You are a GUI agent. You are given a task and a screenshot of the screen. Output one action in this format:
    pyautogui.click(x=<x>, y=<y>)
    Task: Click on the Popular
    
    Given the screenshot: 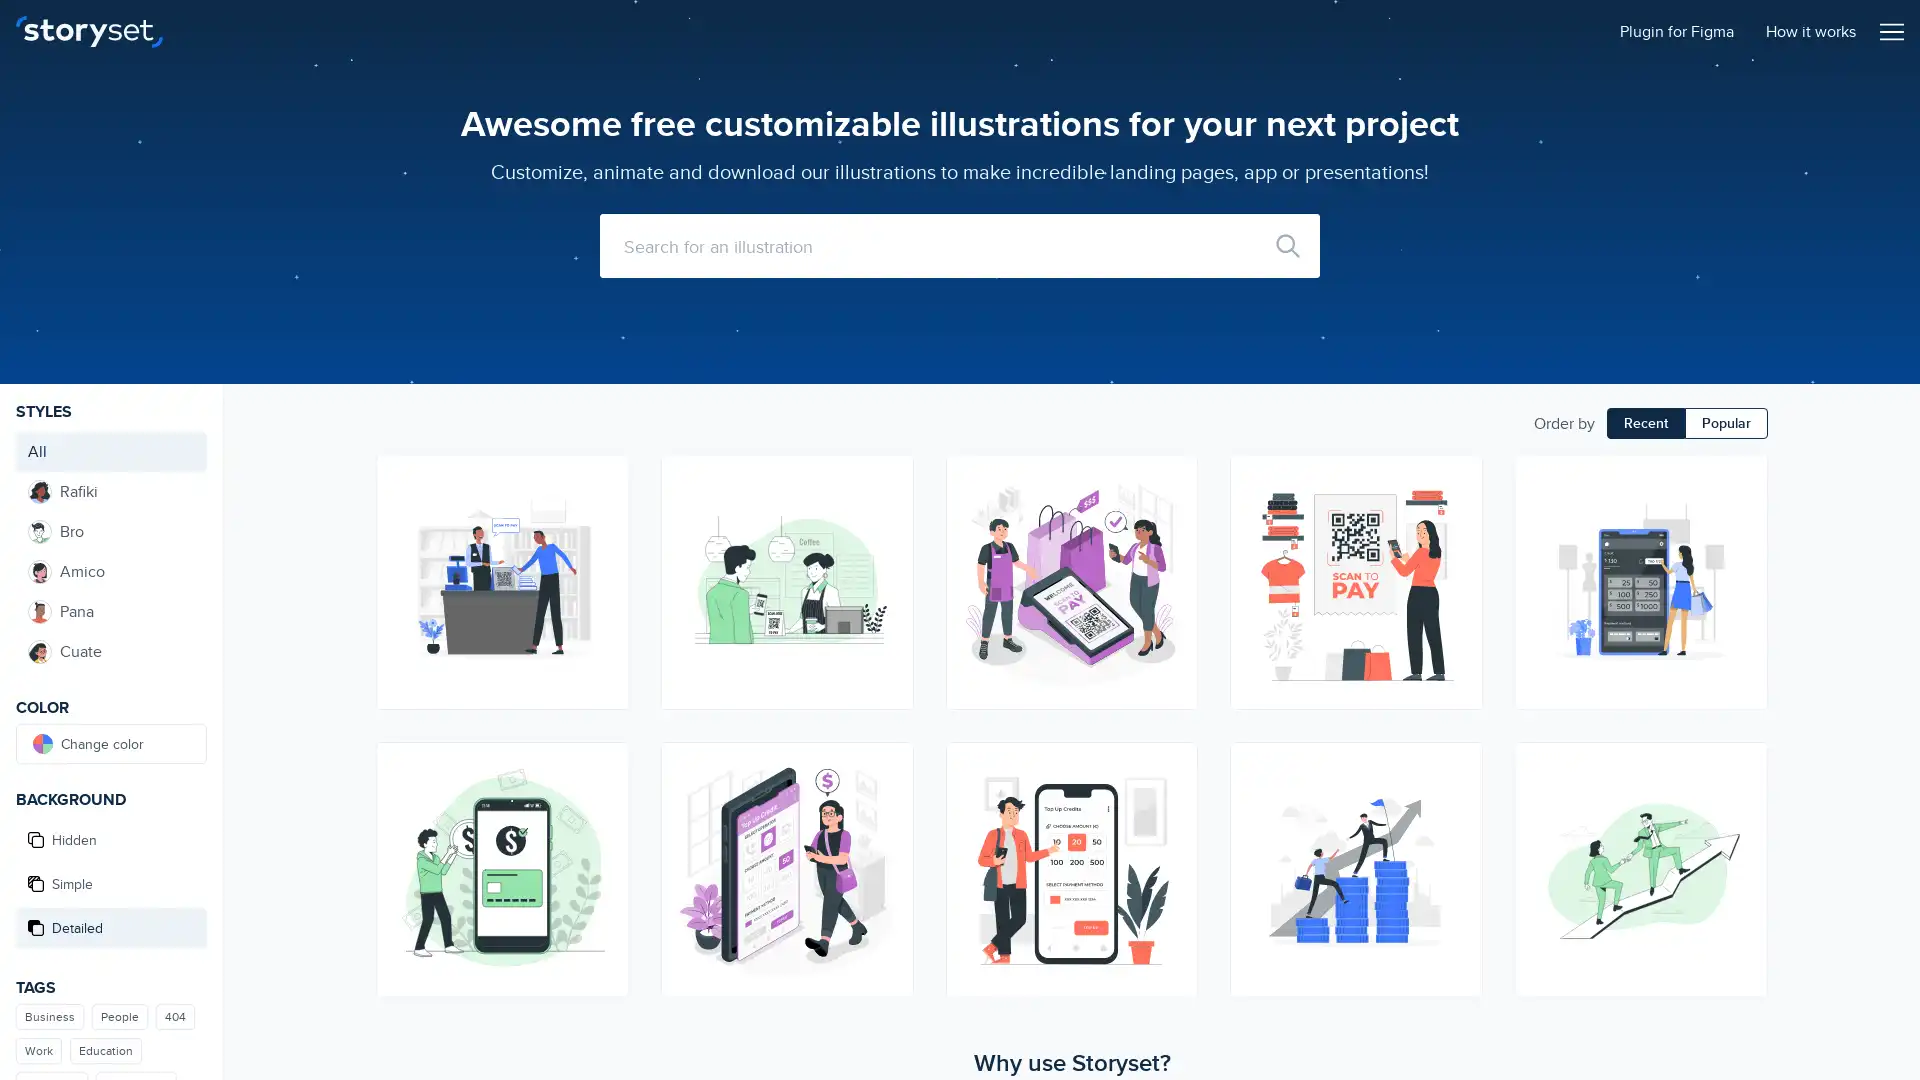 What is the action you would take?
    pyautogui.click(x=1725, y=422)
    